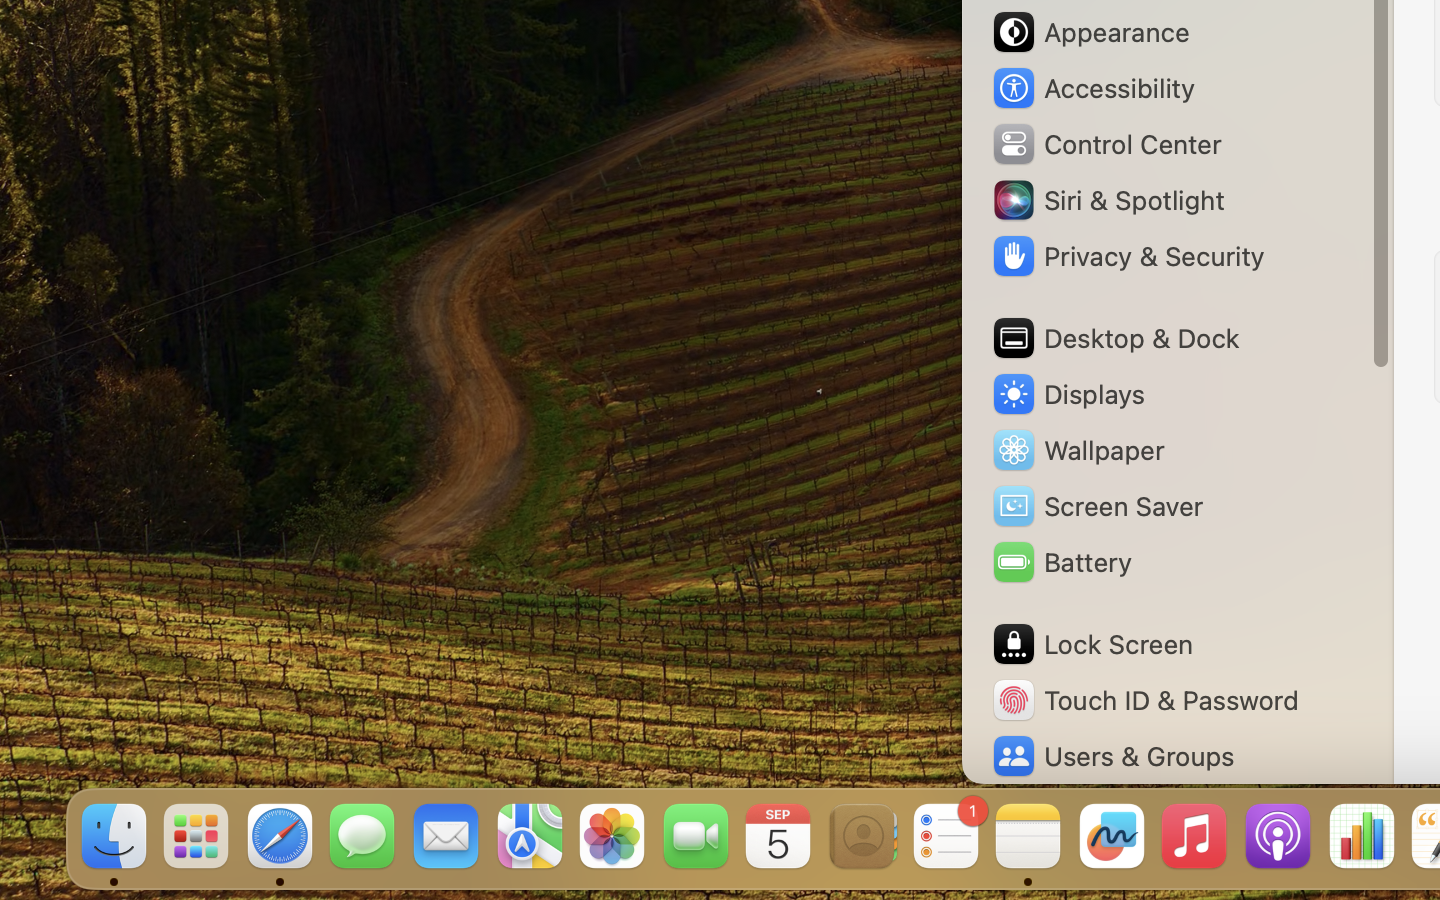 The height and width of the screenshot is (900, 1440). What do you see at coordinates (1090, 644) in the screenshot?
I see `'Lock Screen'` at bounding box center [1090, 644].